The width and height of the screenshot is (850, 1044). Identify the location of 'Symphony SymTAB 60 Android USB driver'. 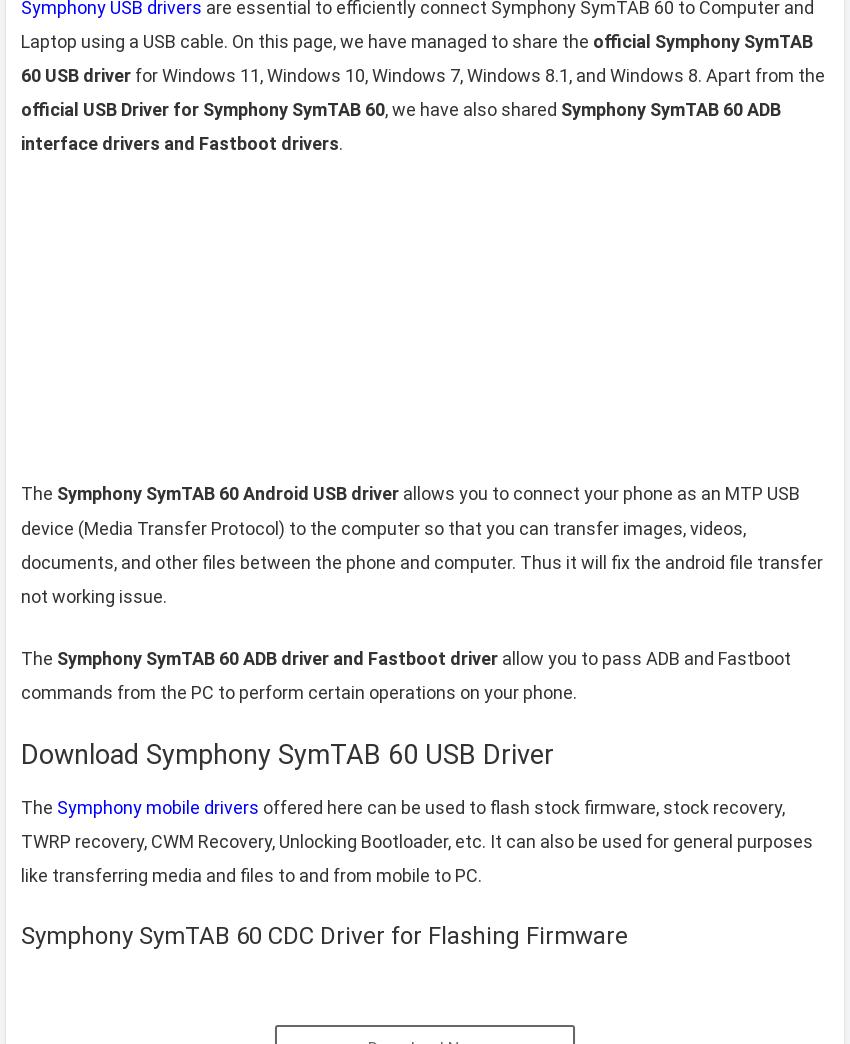
(227, 493).